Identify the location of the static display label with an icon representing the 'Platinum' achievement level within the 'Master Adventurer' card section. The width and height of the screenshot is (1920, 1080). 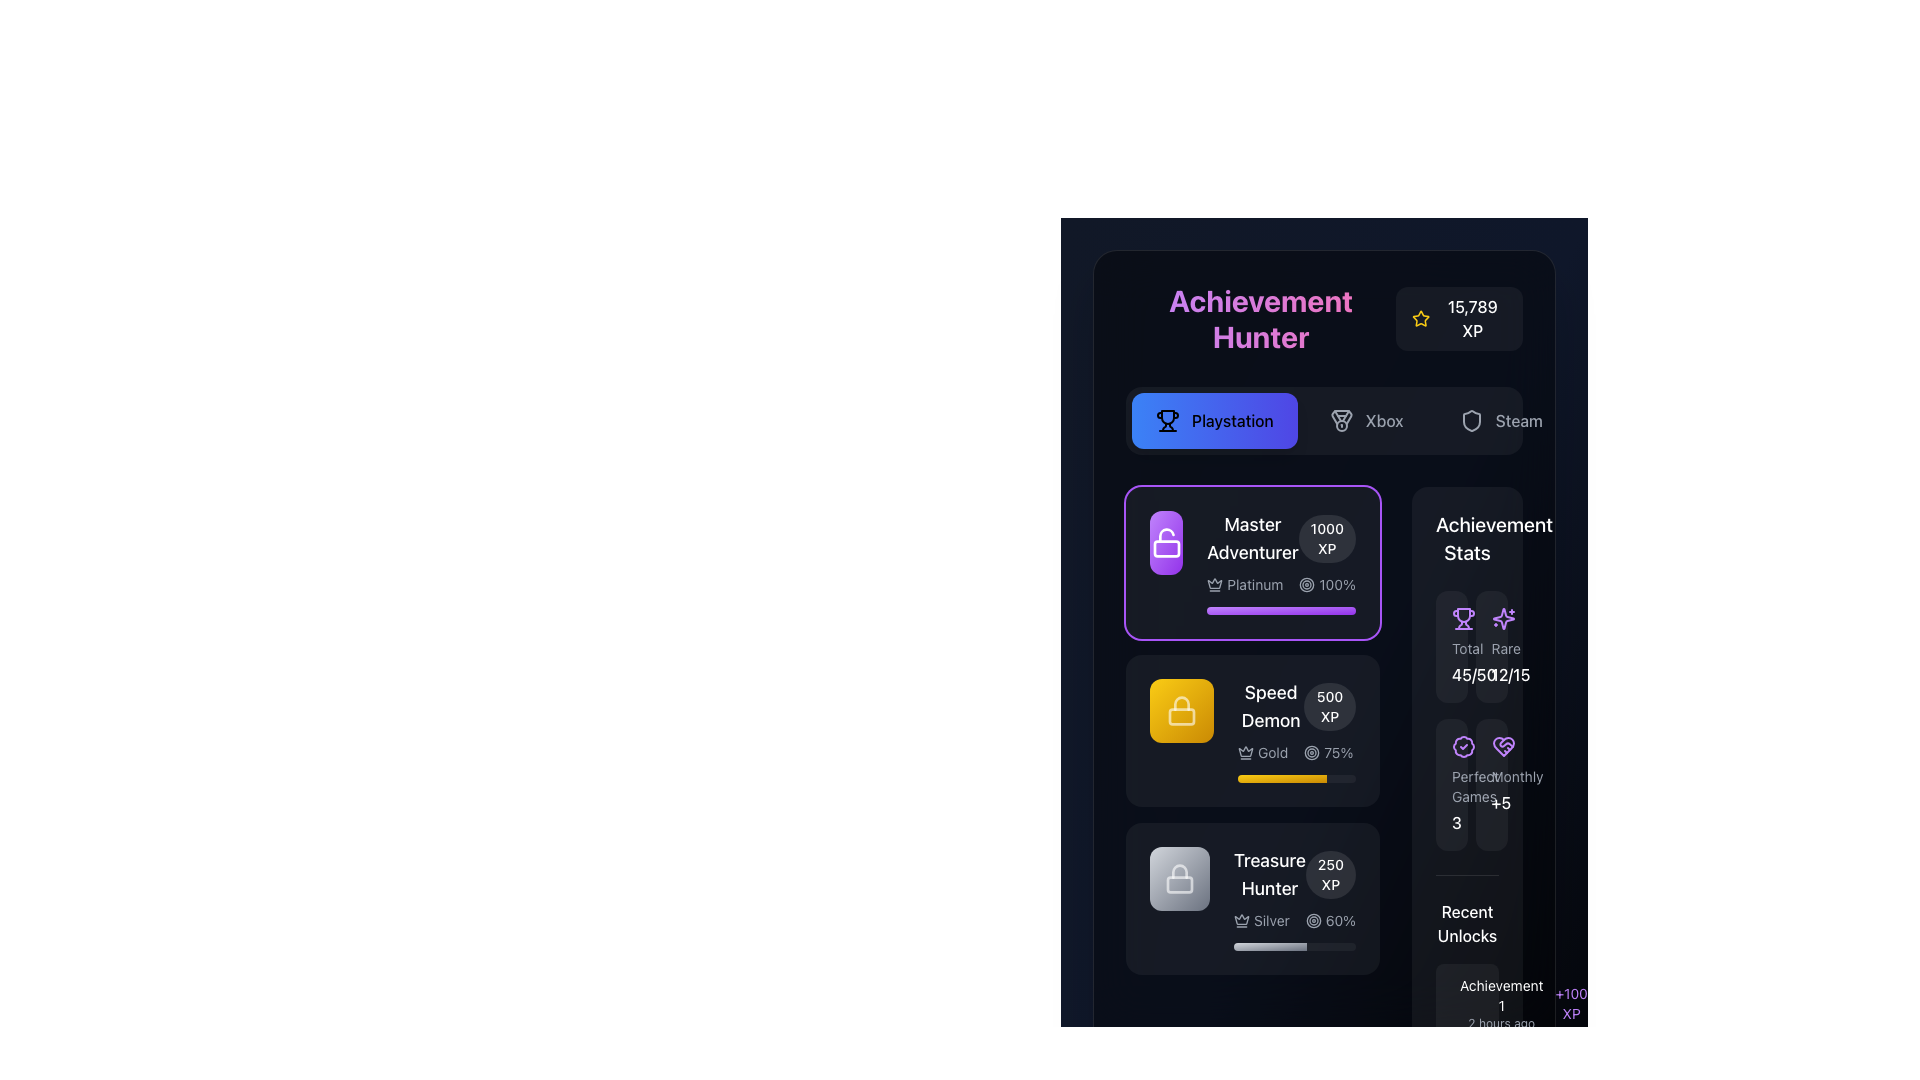
(1244, 585).